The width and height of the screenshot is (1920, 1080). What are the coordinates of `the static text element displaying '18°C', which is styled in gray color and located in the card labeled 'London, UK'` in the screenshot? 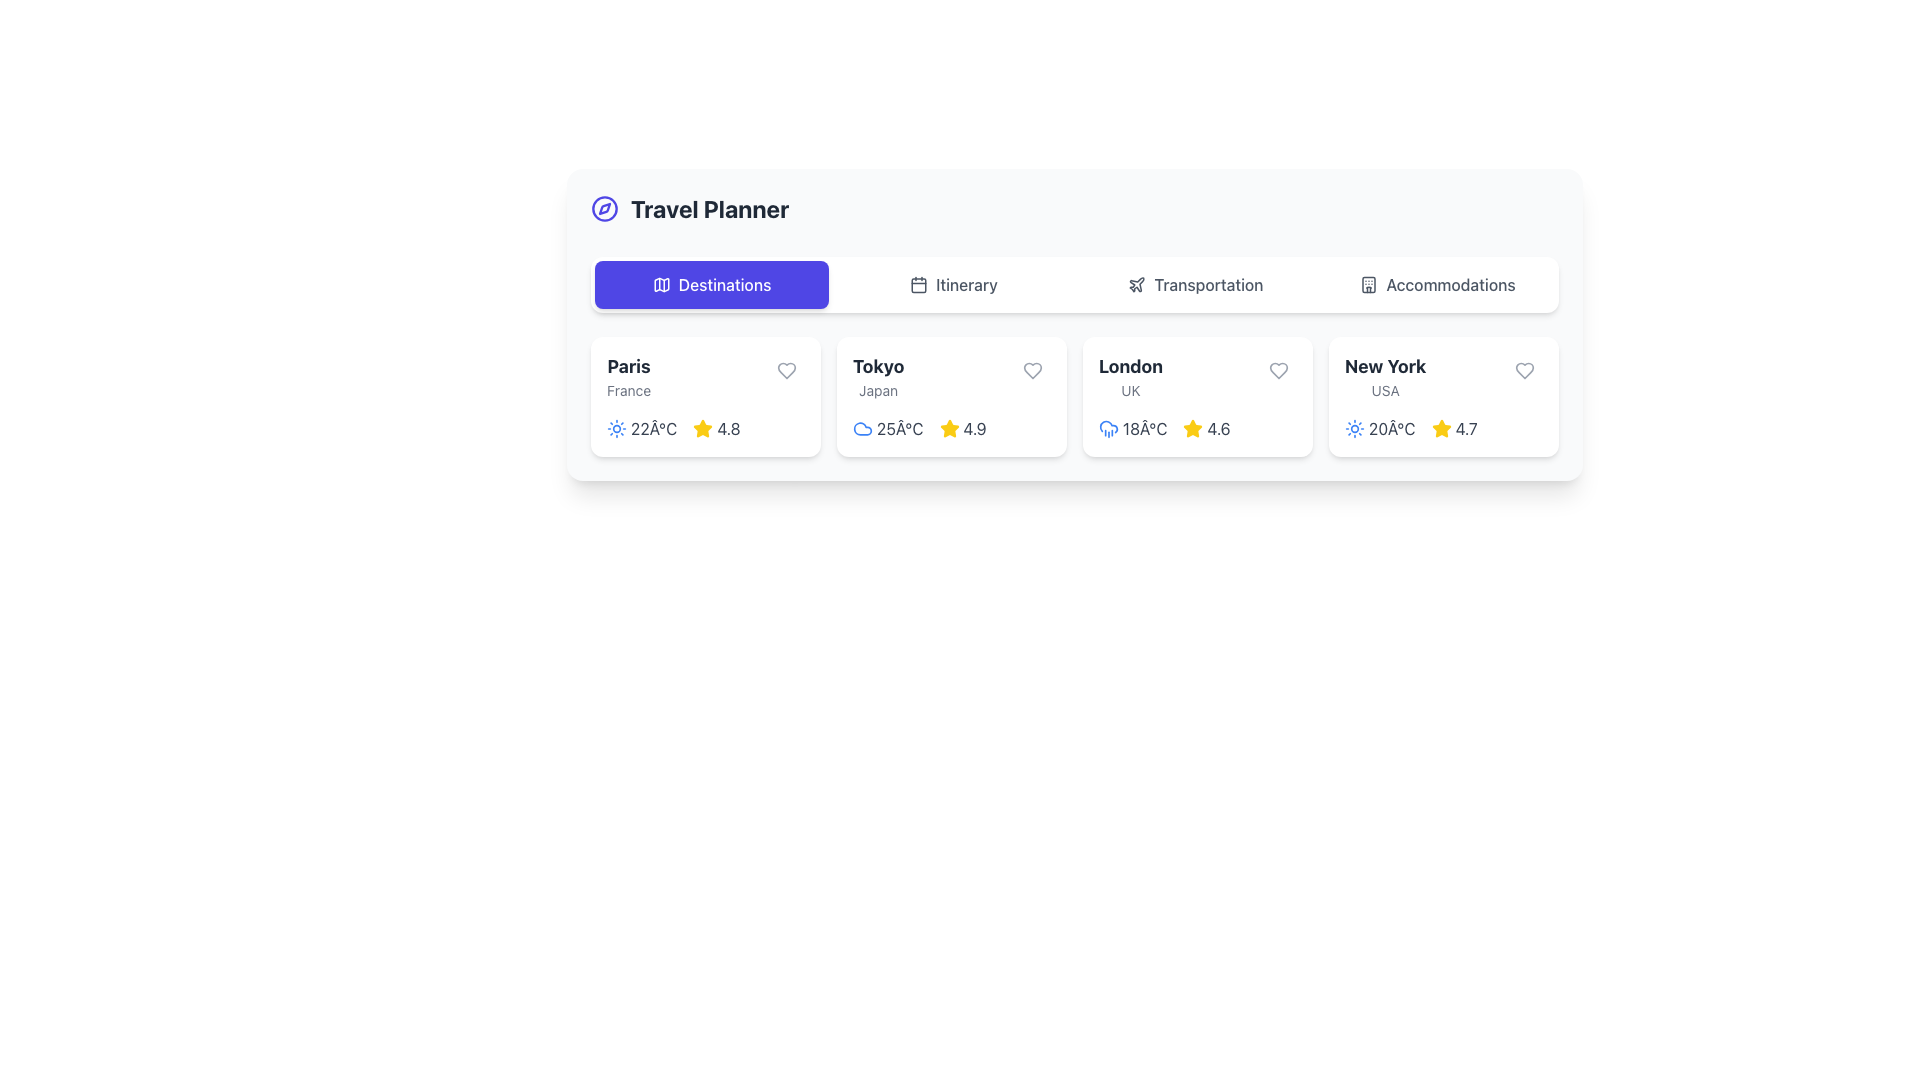 It's located at (1145, 427).